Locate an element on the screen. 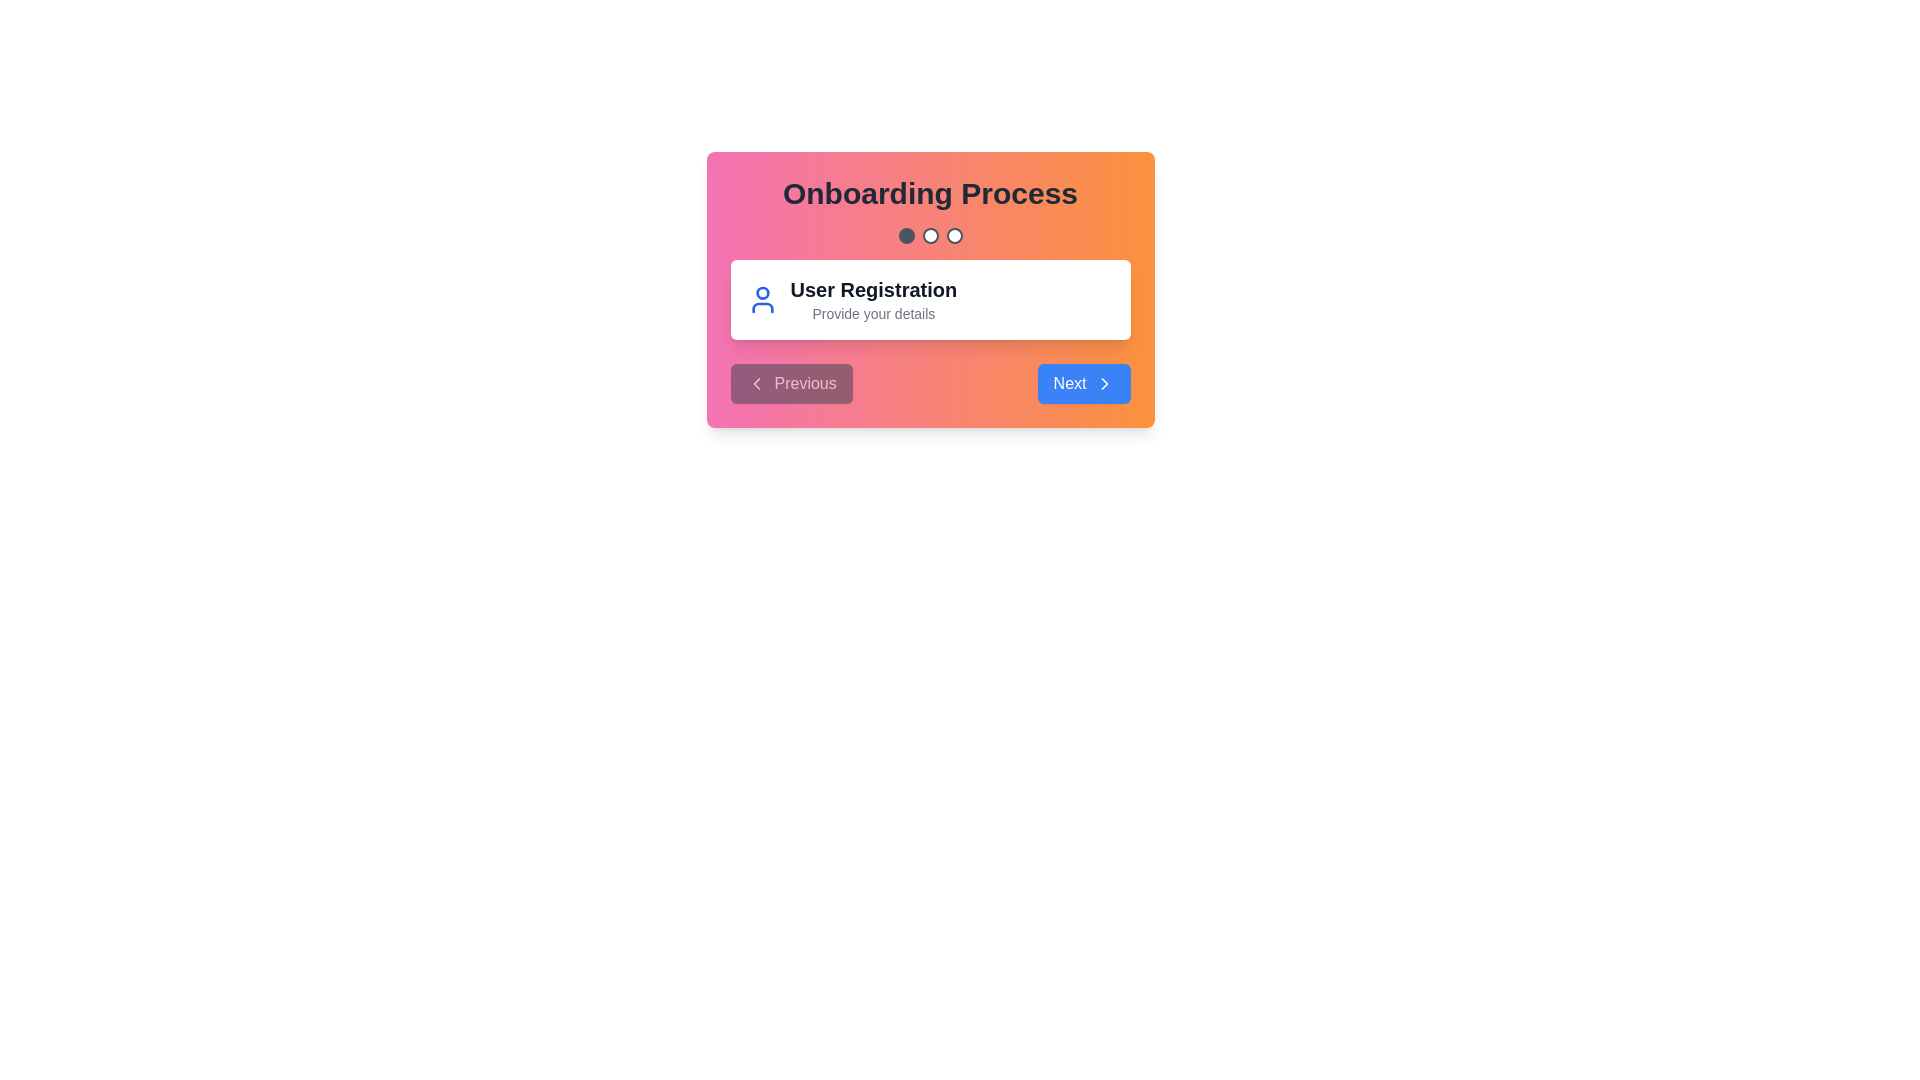  the chevron icon within the 'Next' button is located at coordinates (1103, 384).